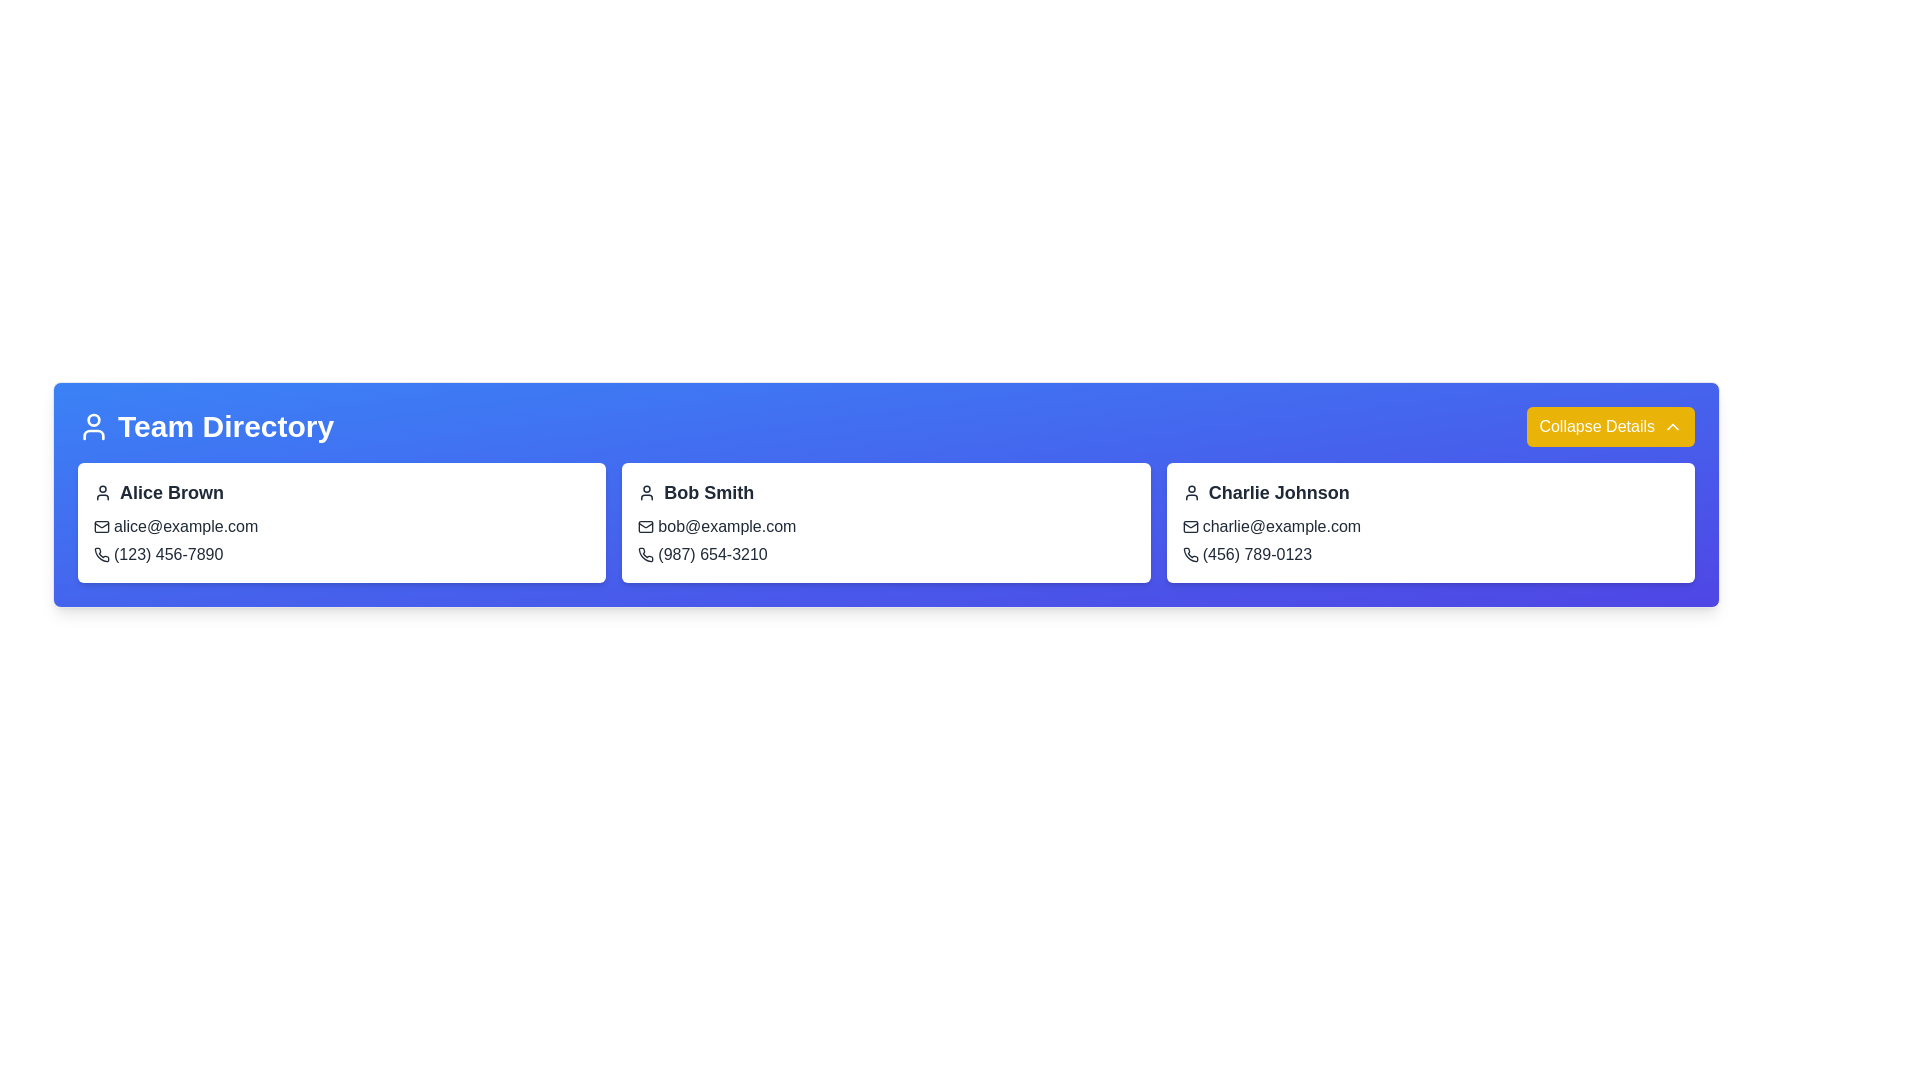 The width and height of the screenshot is (1920, 1080). I want to click on the envelope icon representing the email of 'Alice Brown' located in the contact box to the left of 'alice@example.com', so click(100, 526).